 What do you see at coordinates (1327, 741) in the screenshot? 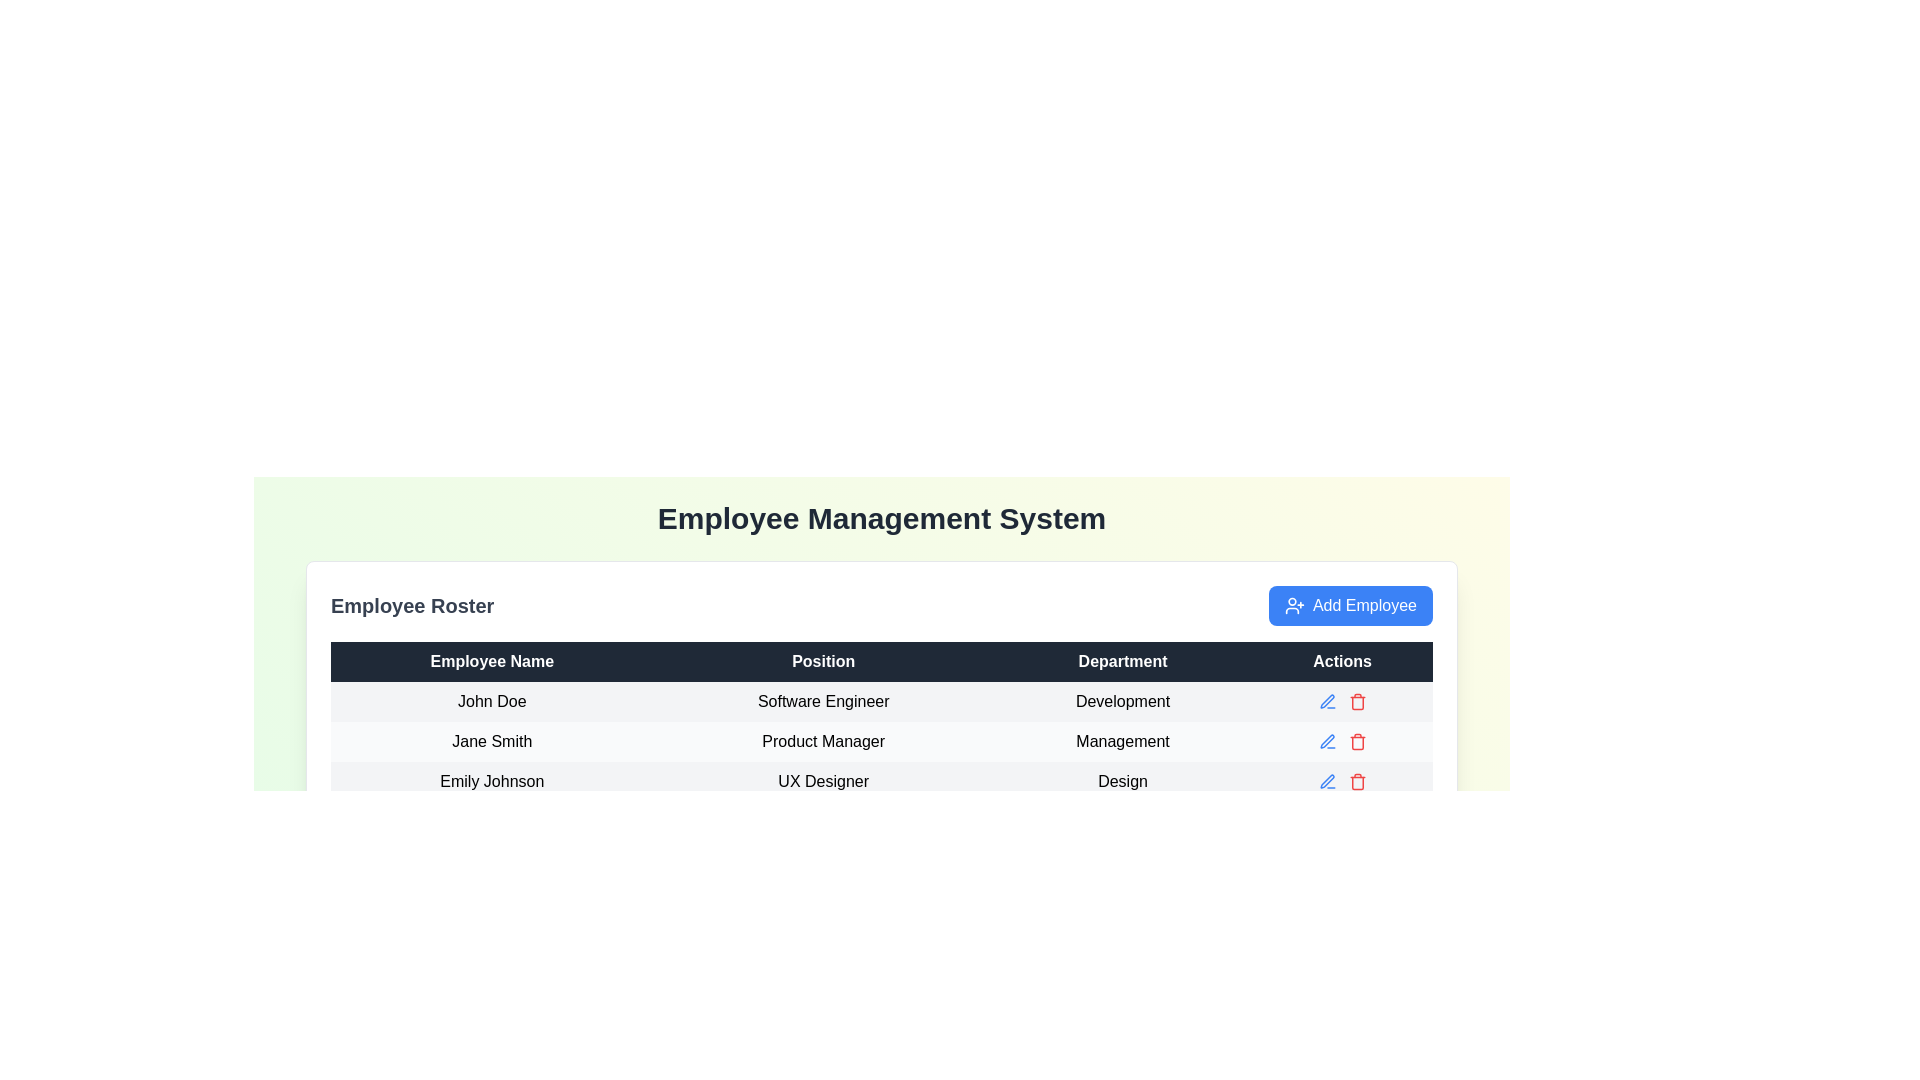
I see `the Interactive icon button located in the 'Actions' column of the second row of the employee table to observe visual feedback` at bounding box center [1327, 741].